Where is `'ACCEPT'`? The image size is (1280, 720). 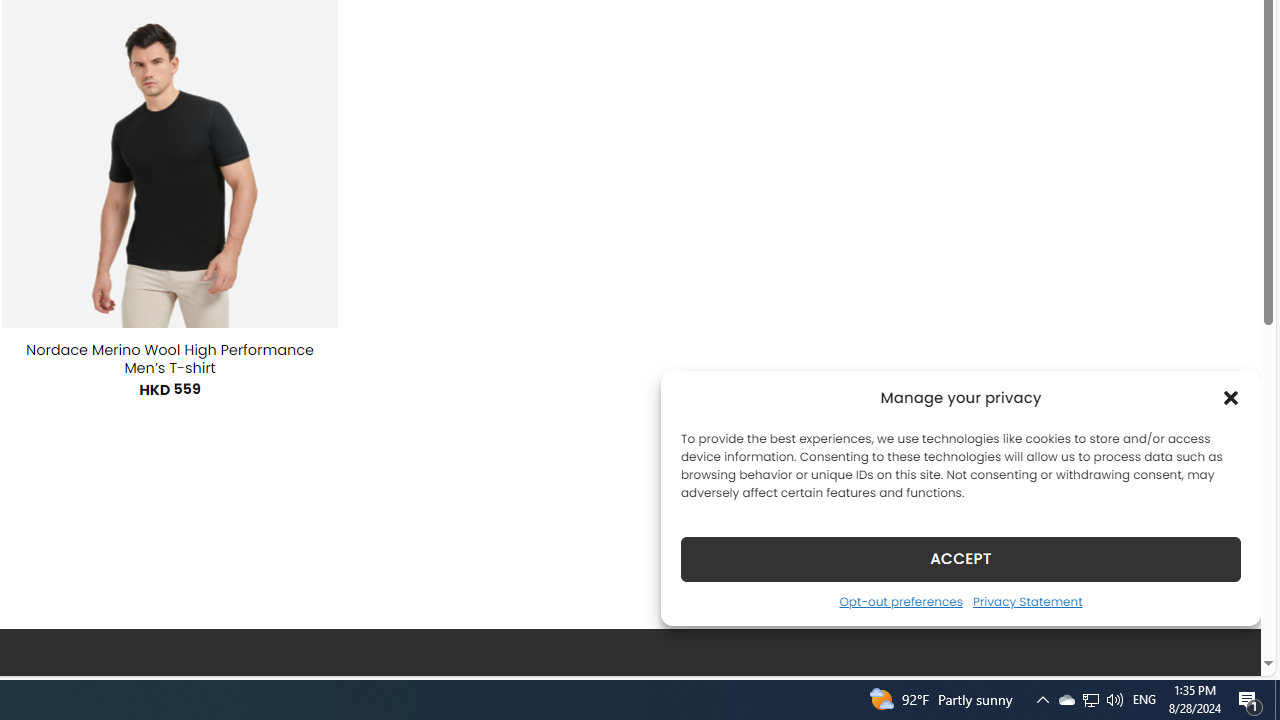
'ACCEPT' is located at coordinates (961, 558).